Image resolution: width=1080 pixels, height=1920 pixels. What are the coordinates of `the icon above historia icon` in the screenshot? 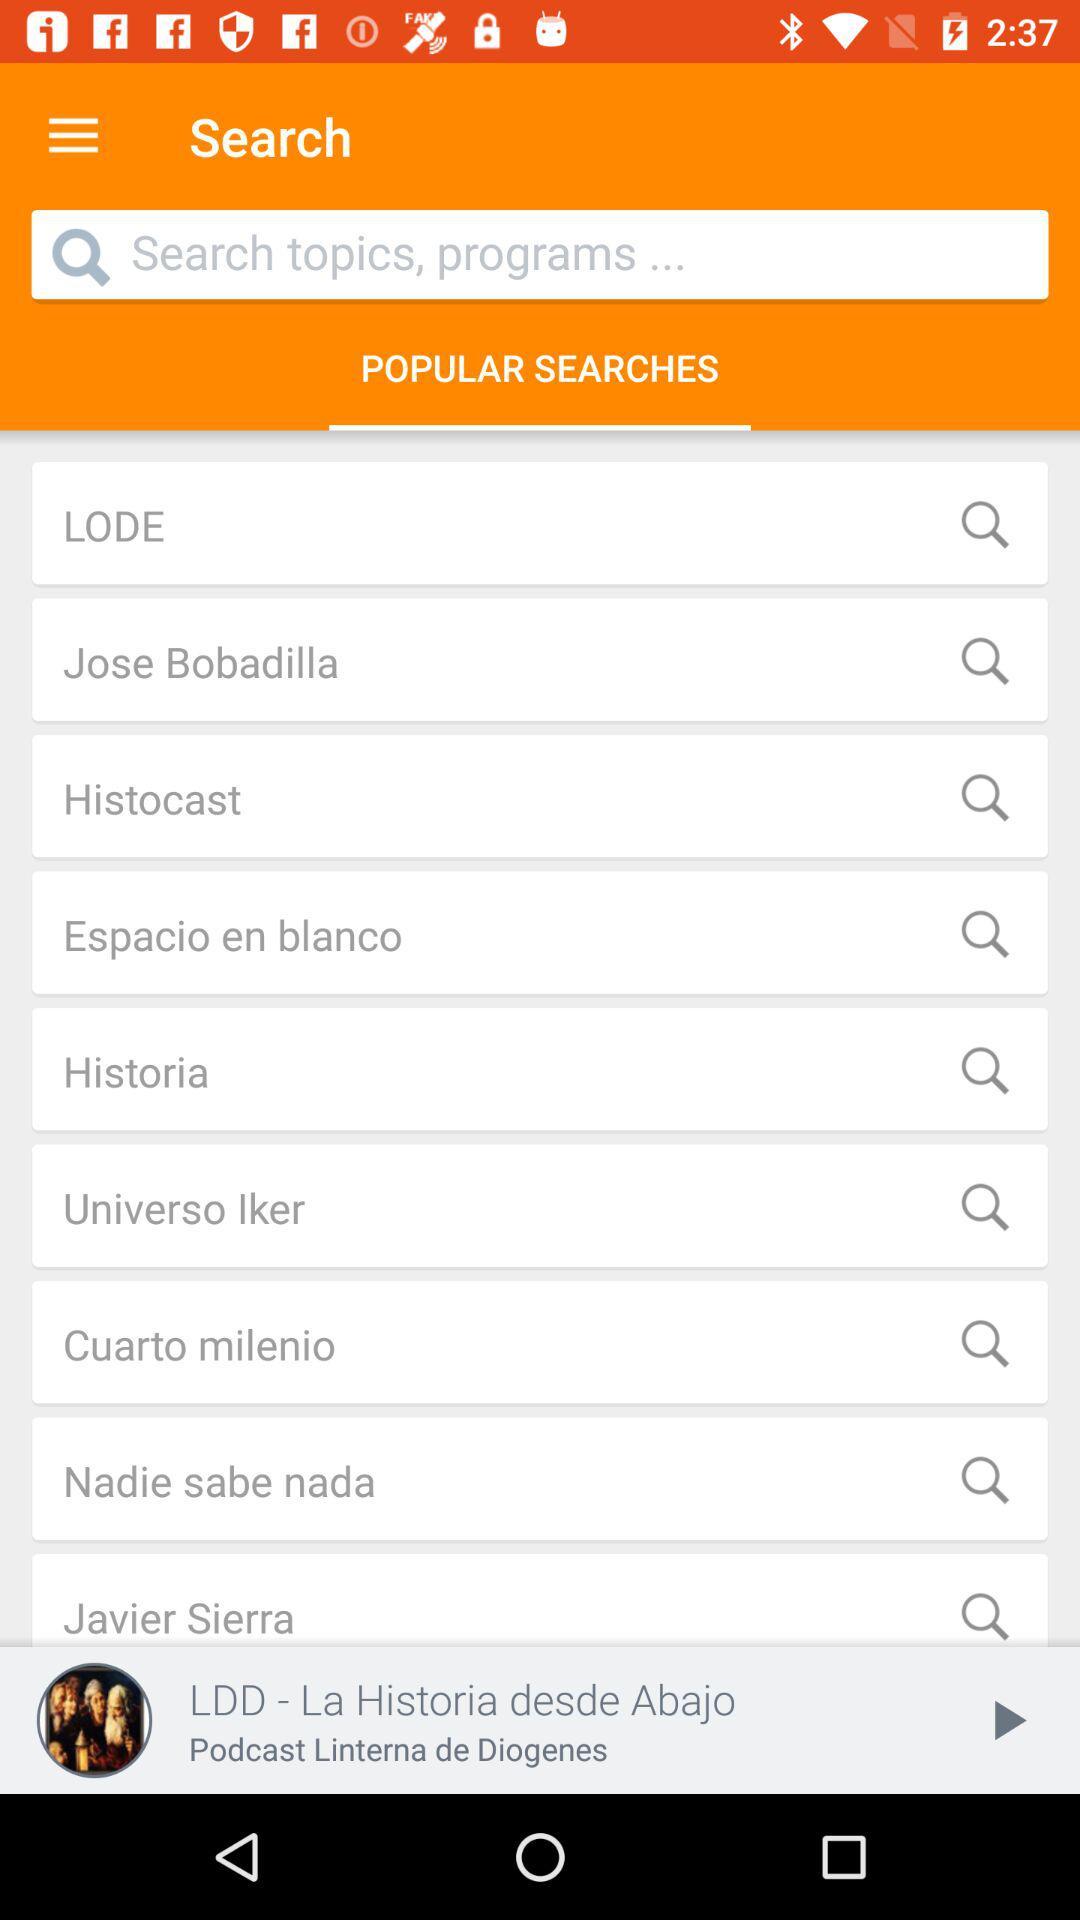 It's located at (540, 933).